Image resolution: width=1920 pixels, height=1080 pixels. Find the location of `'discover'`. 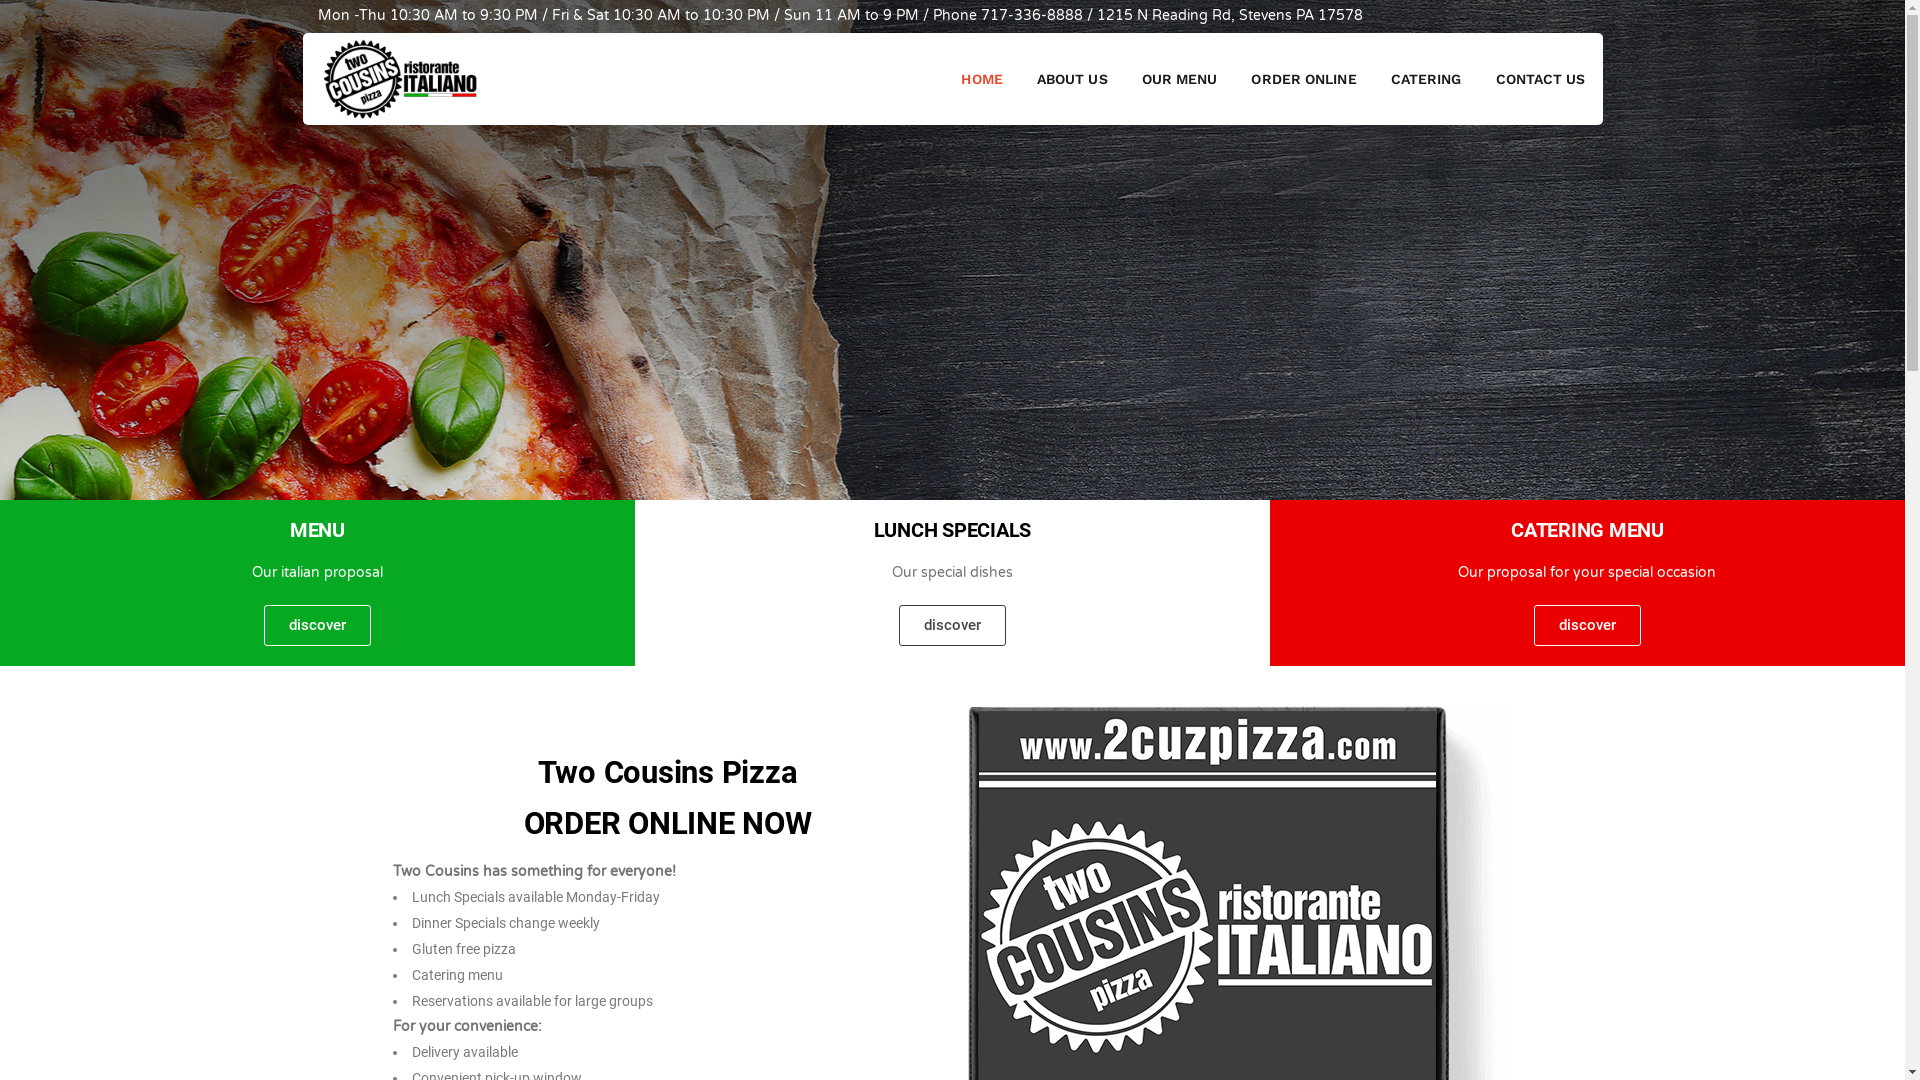

'discover' is located at coordinates (1586, 624).